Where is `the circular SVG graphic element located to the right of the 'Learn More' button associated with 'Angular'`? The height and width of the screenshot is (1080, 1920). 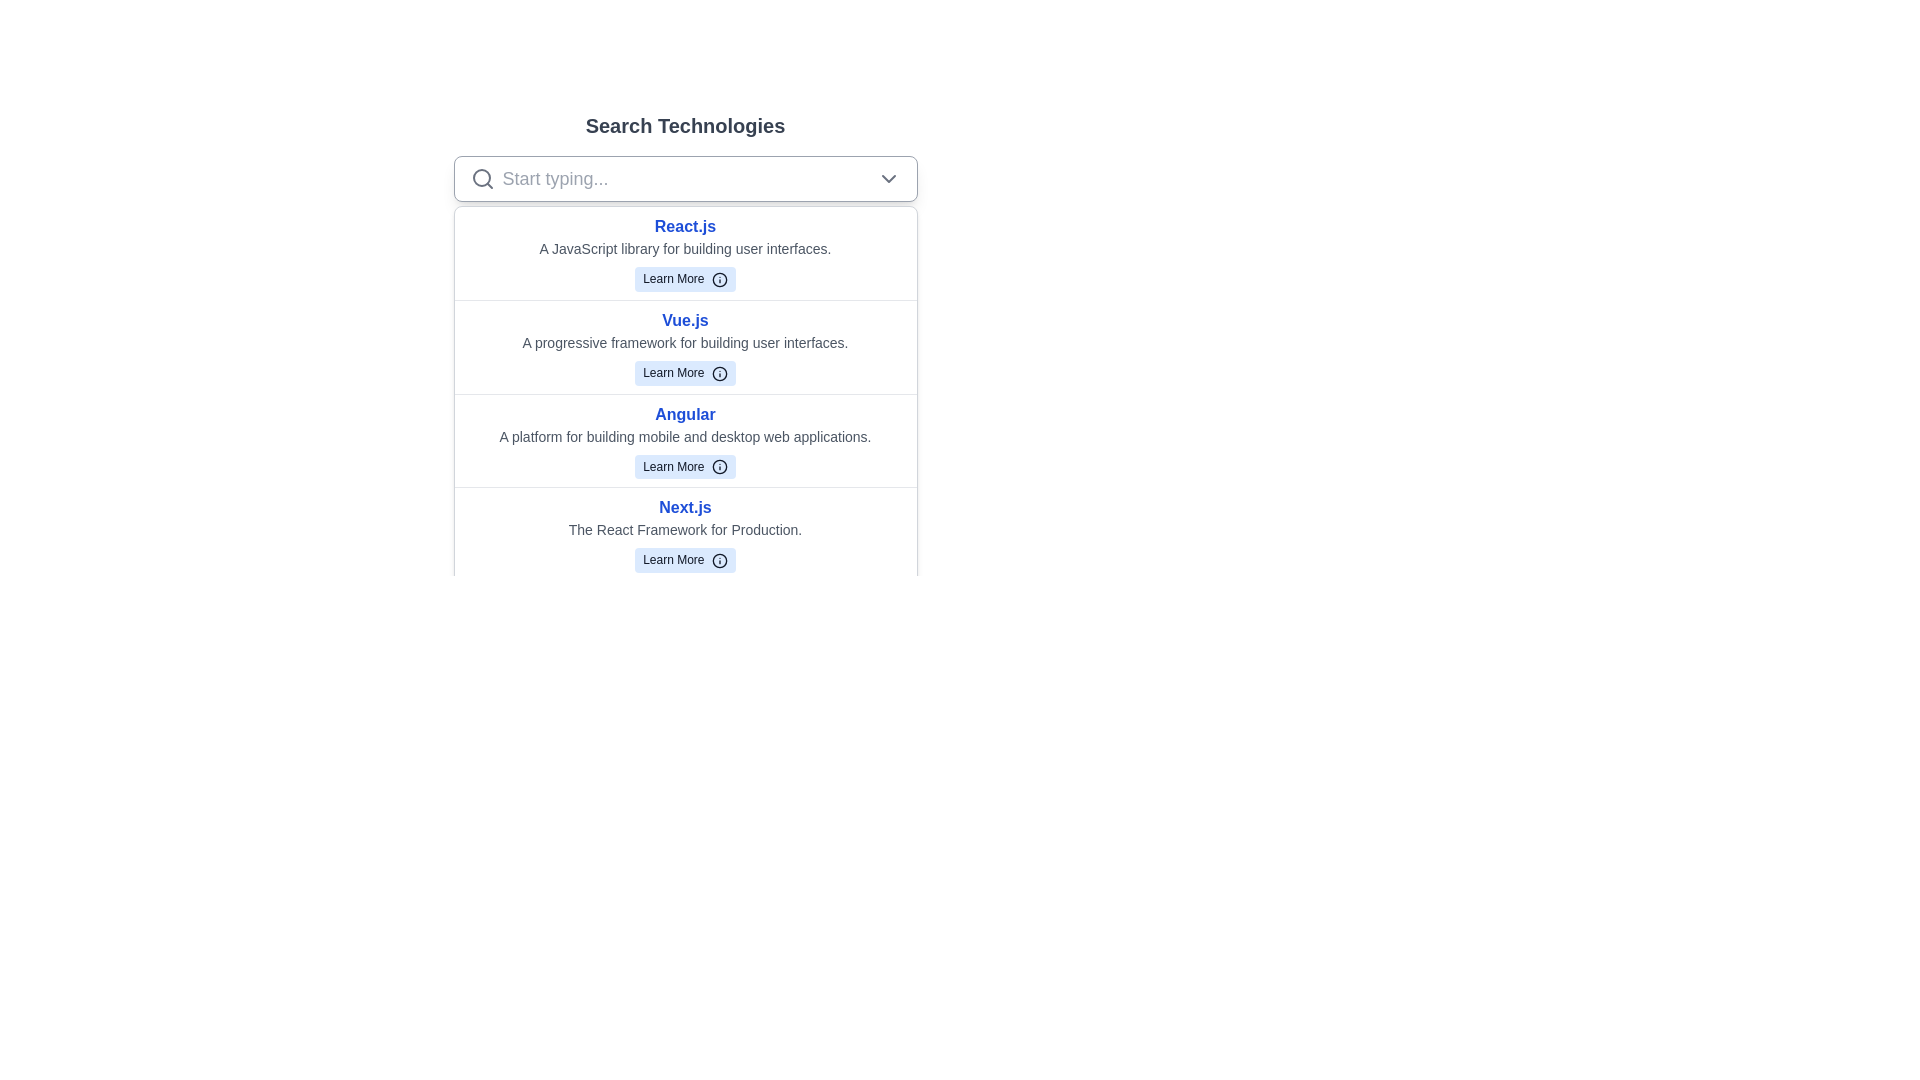
the circular SVG graphic element located to the right of the 'Learn More' button associated with 'Angular' is located at coordinates (719, 467).